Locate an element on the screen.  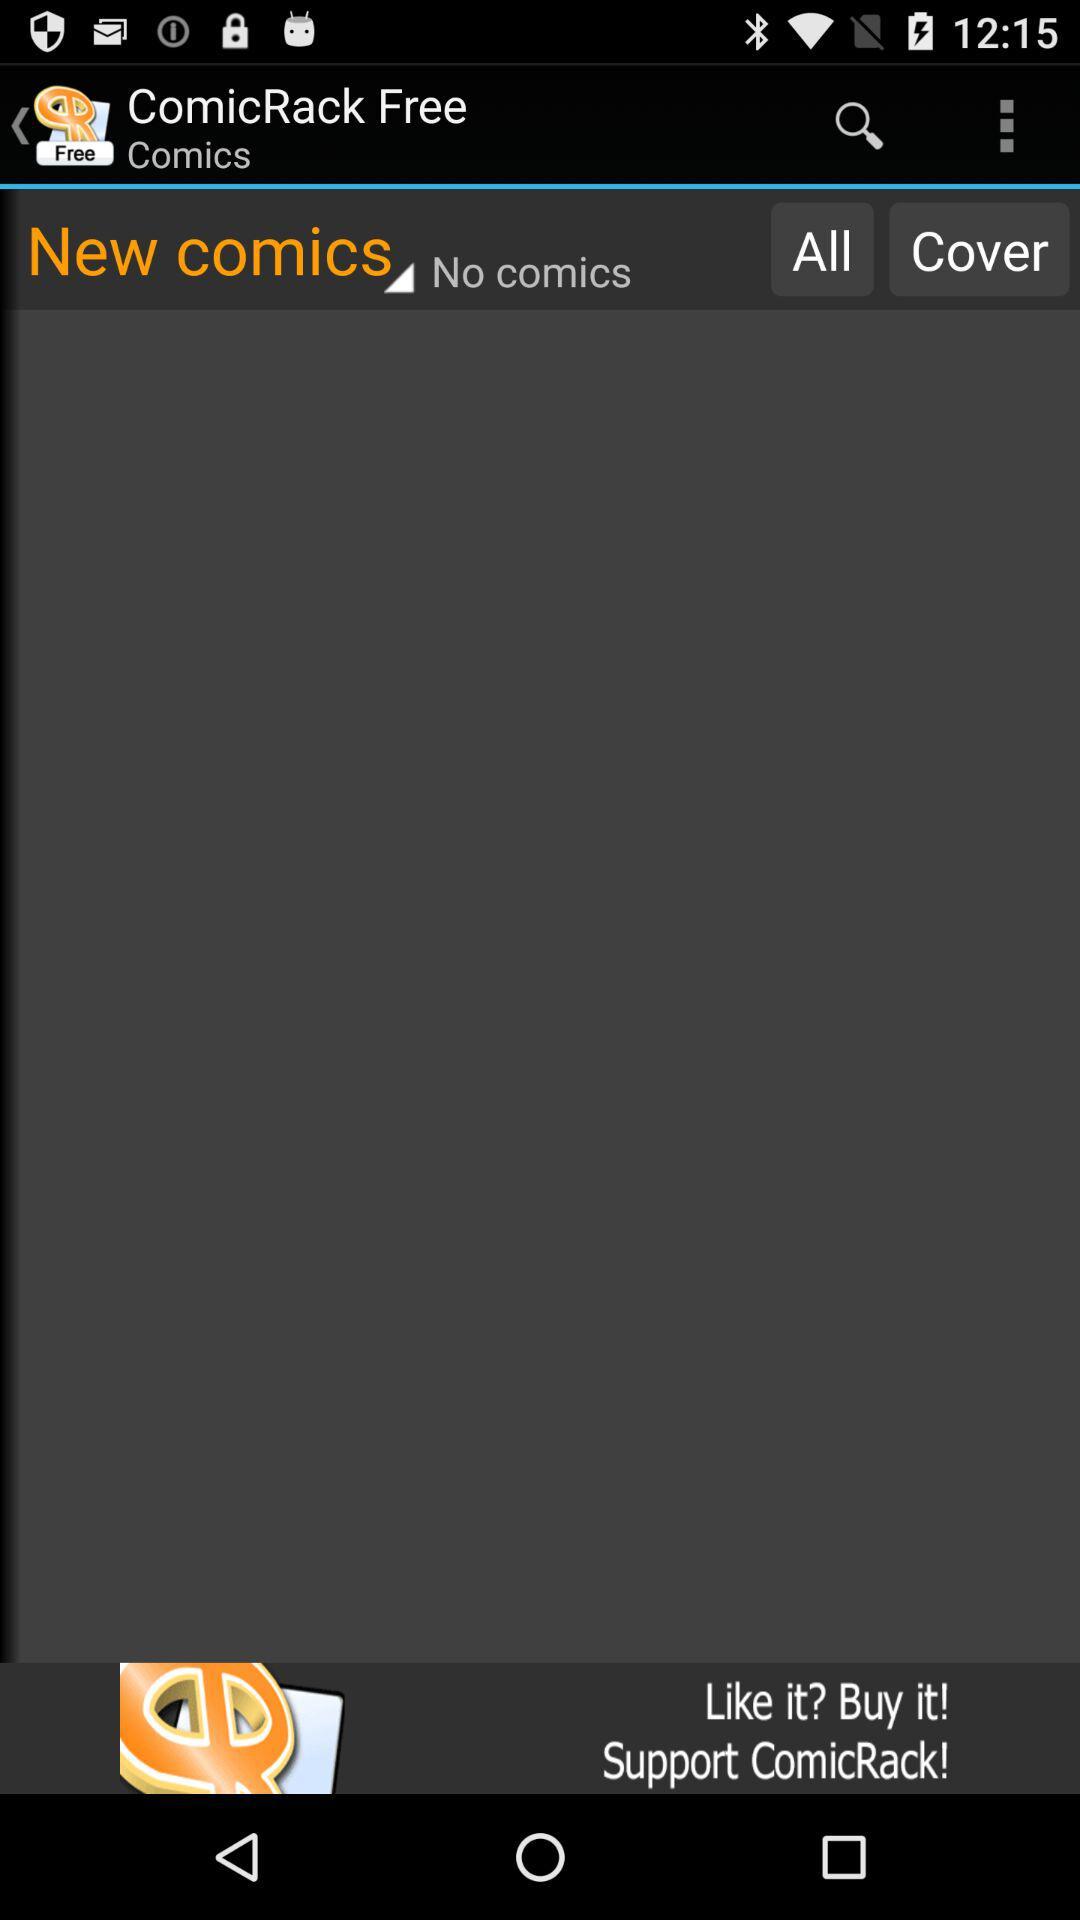
the icon above cover item is located at coordinates (1006, 124).